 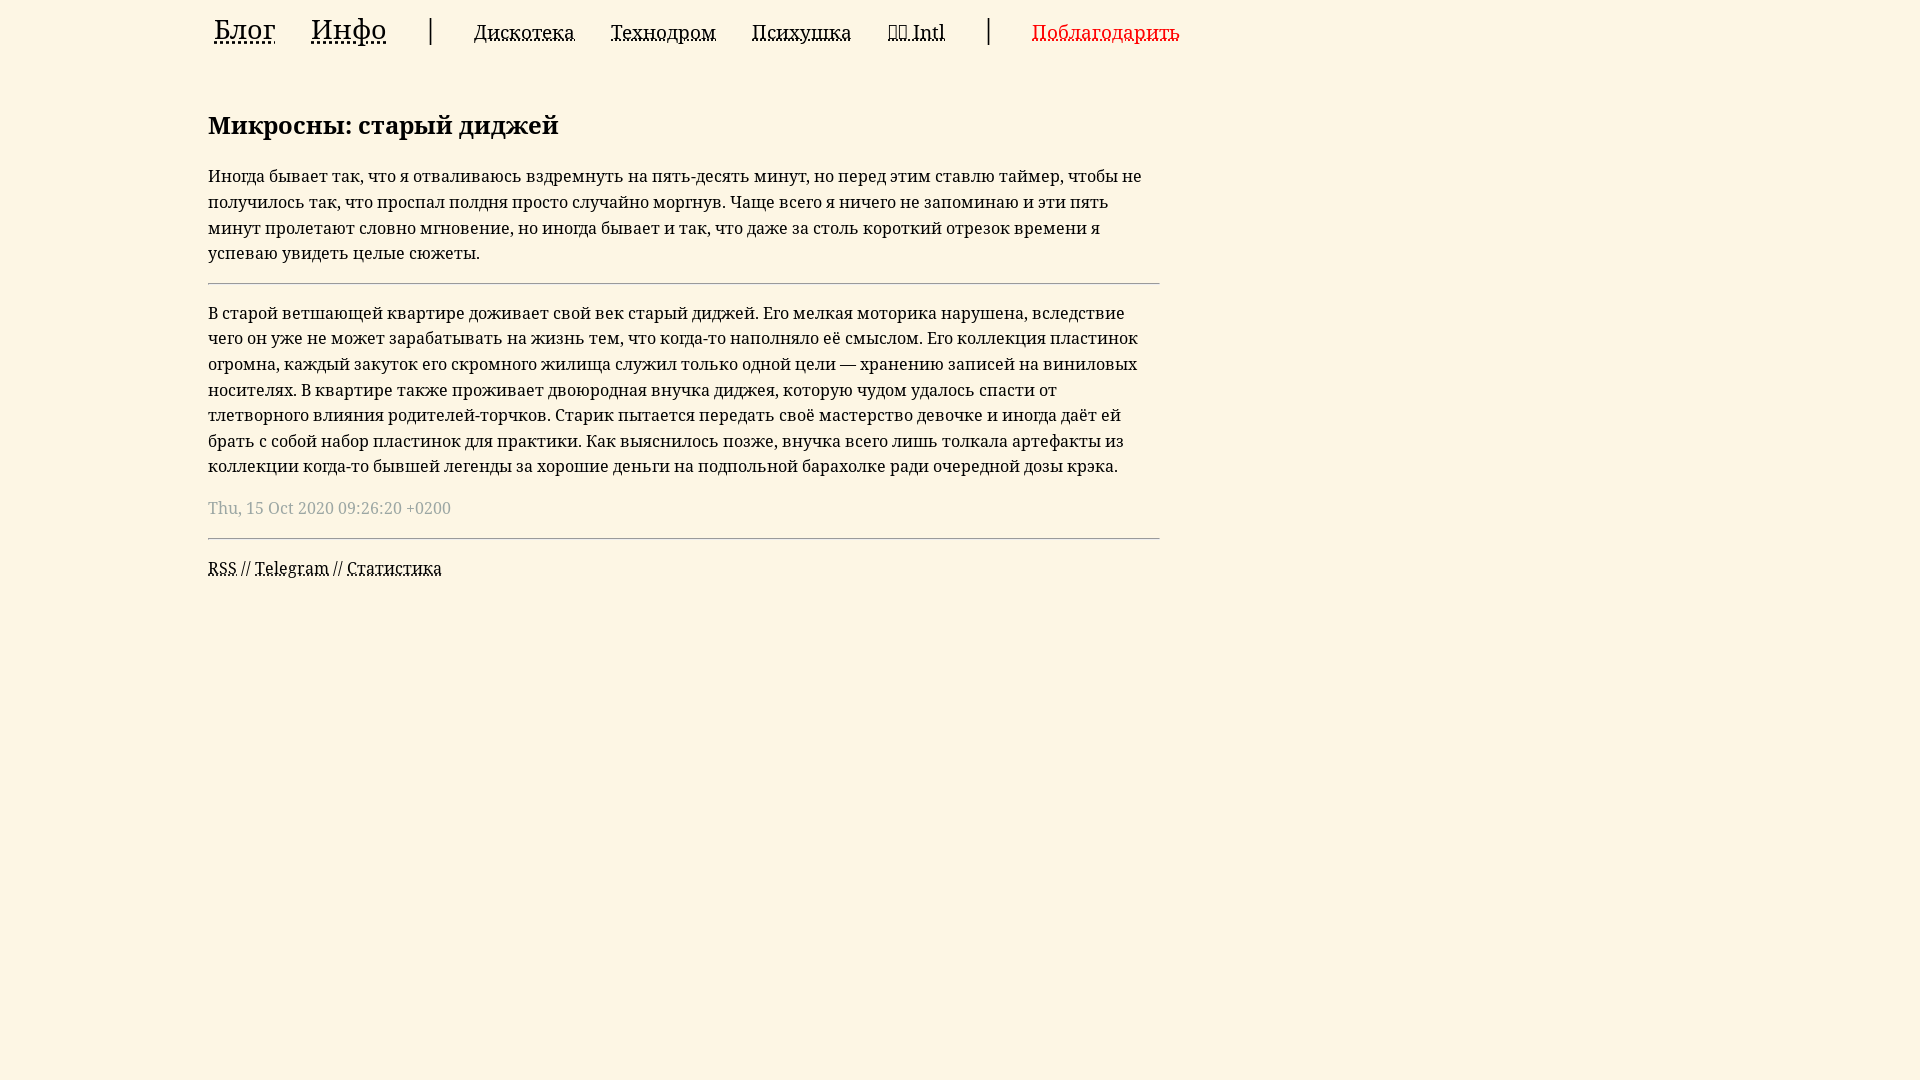 I want to click on 'RSS', so click(x=207, y=567).